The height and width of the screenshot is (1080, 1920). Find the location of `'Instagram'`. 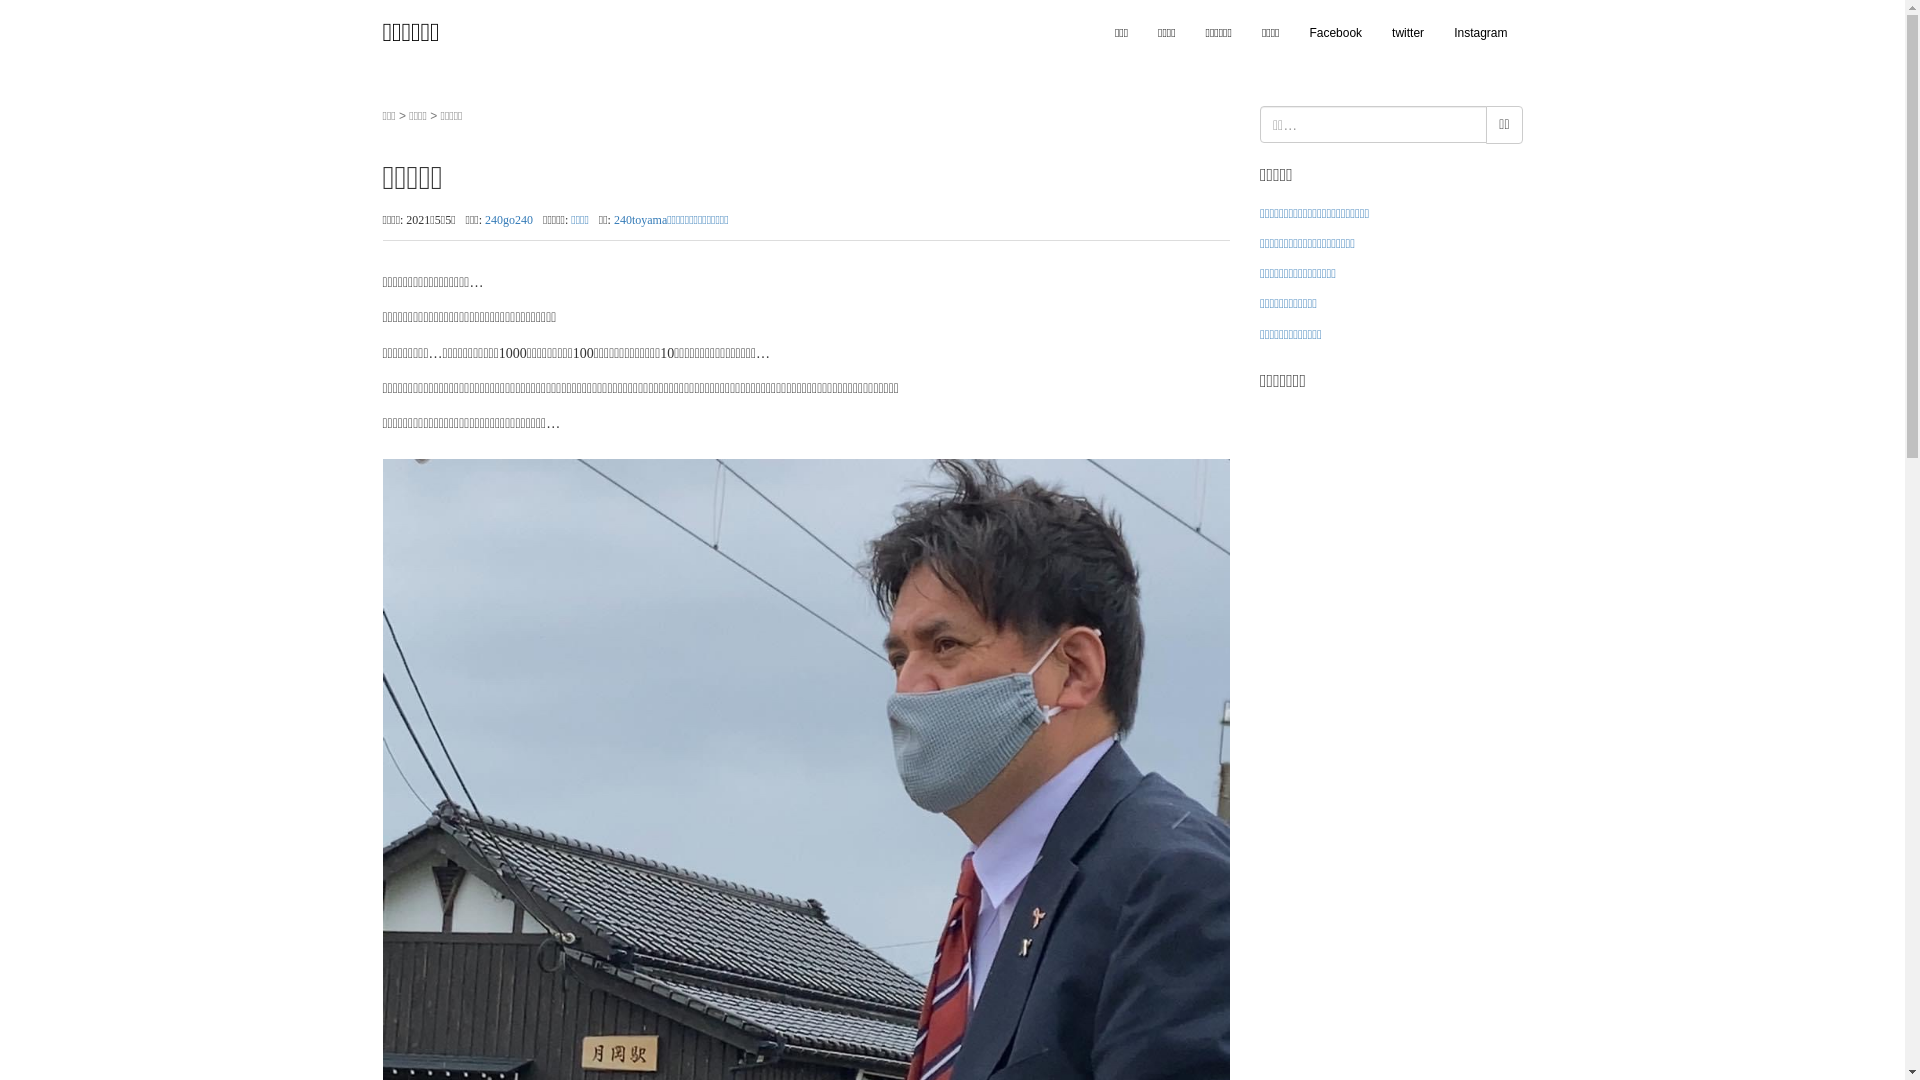

'Instagram' is located at coordinates (1480, 33).